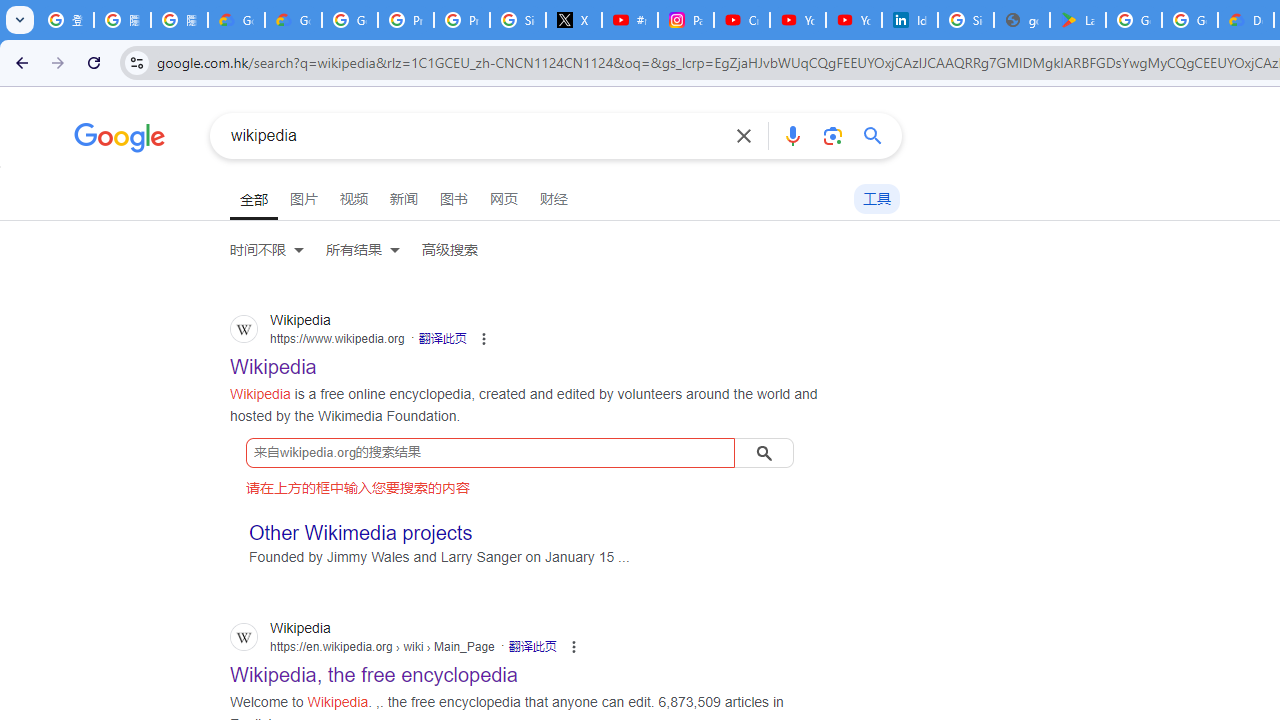 The height and width of the screenshot is (720, 1280). What do you see at coordinates (361, 531) in the screenshot?
I see `'Other Wikimedia projects'` at bounding box center [361, 531].